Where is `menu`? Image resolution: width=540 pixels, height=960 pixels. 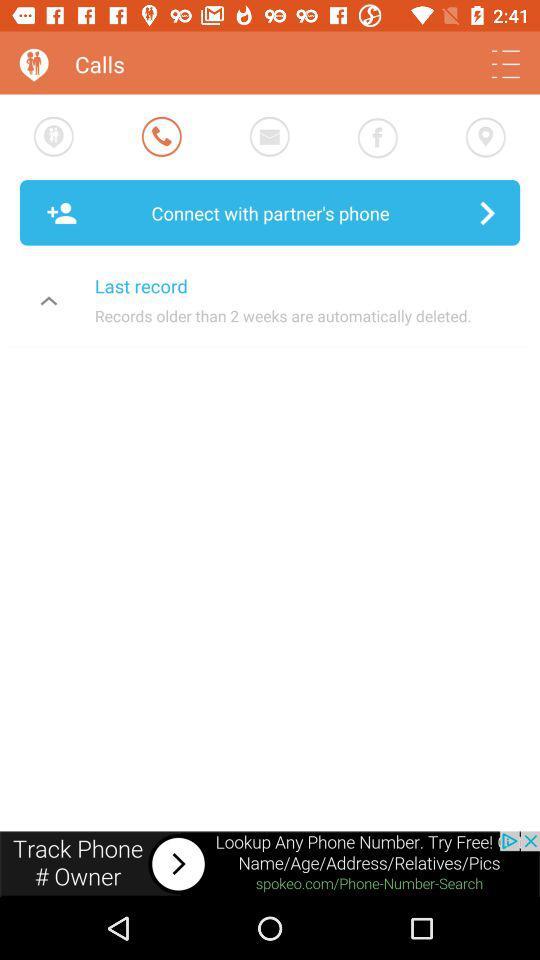 menu is located at coordinates (504, 64).